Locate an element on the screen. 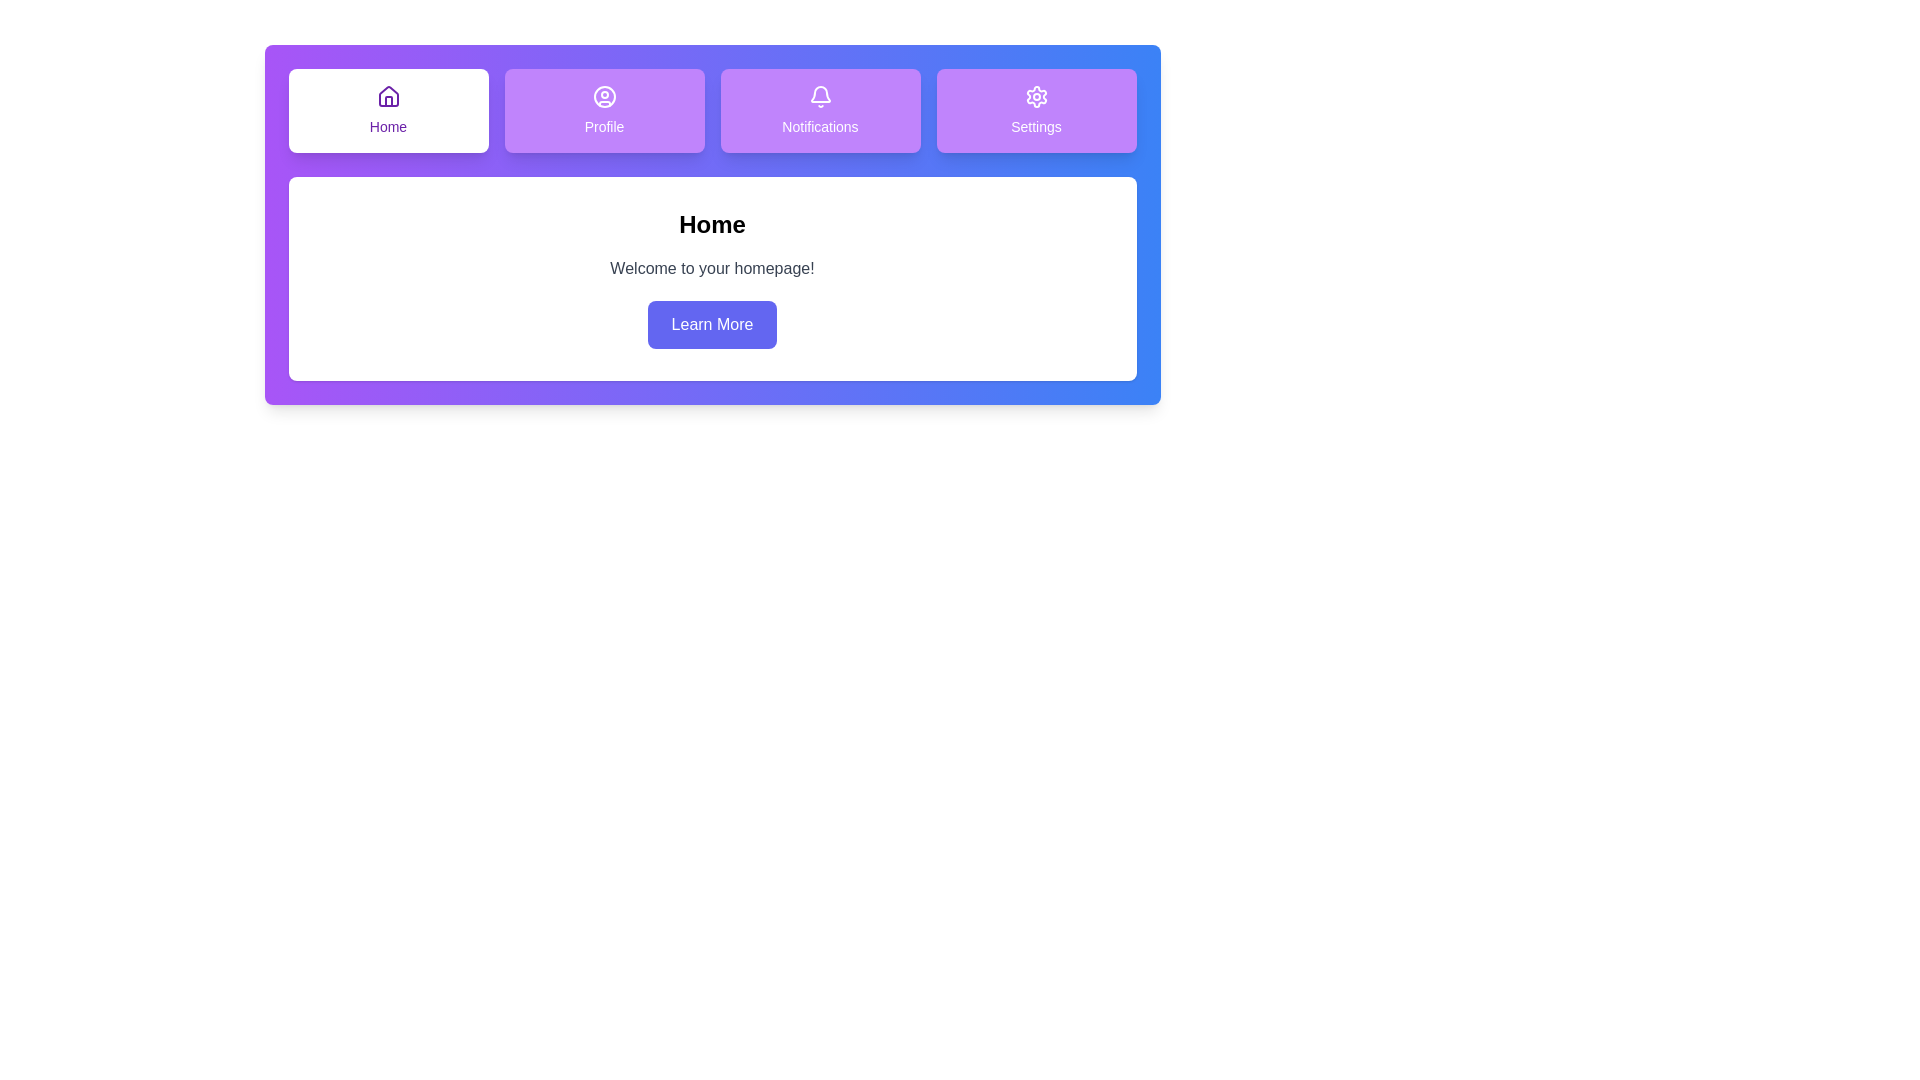 This screenshot has width=1920, height=1080. the Profile tab by clicking on it is located at coordinates (603, 111).